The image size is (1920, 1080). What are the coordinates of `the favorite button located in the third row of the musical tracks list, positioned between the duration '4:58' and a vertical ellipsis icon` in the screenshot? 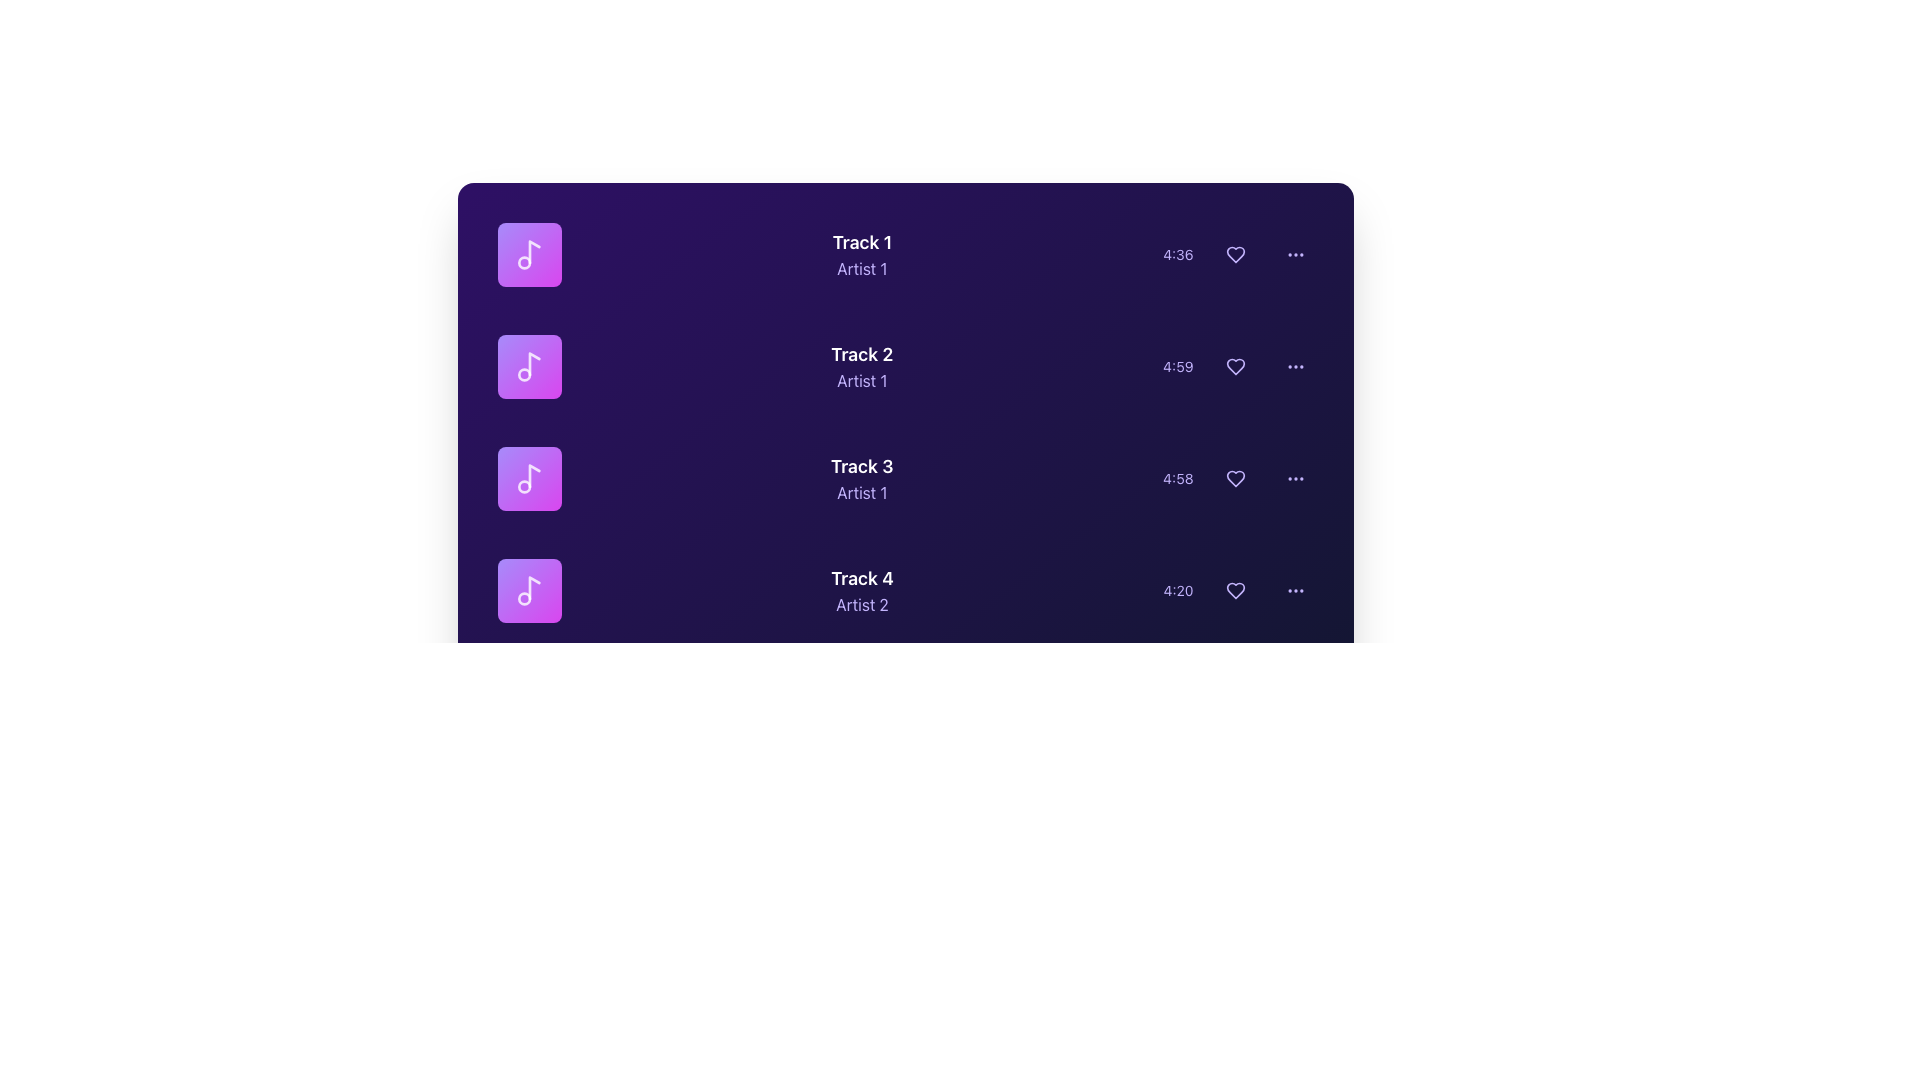 It's located at (1237, 478).